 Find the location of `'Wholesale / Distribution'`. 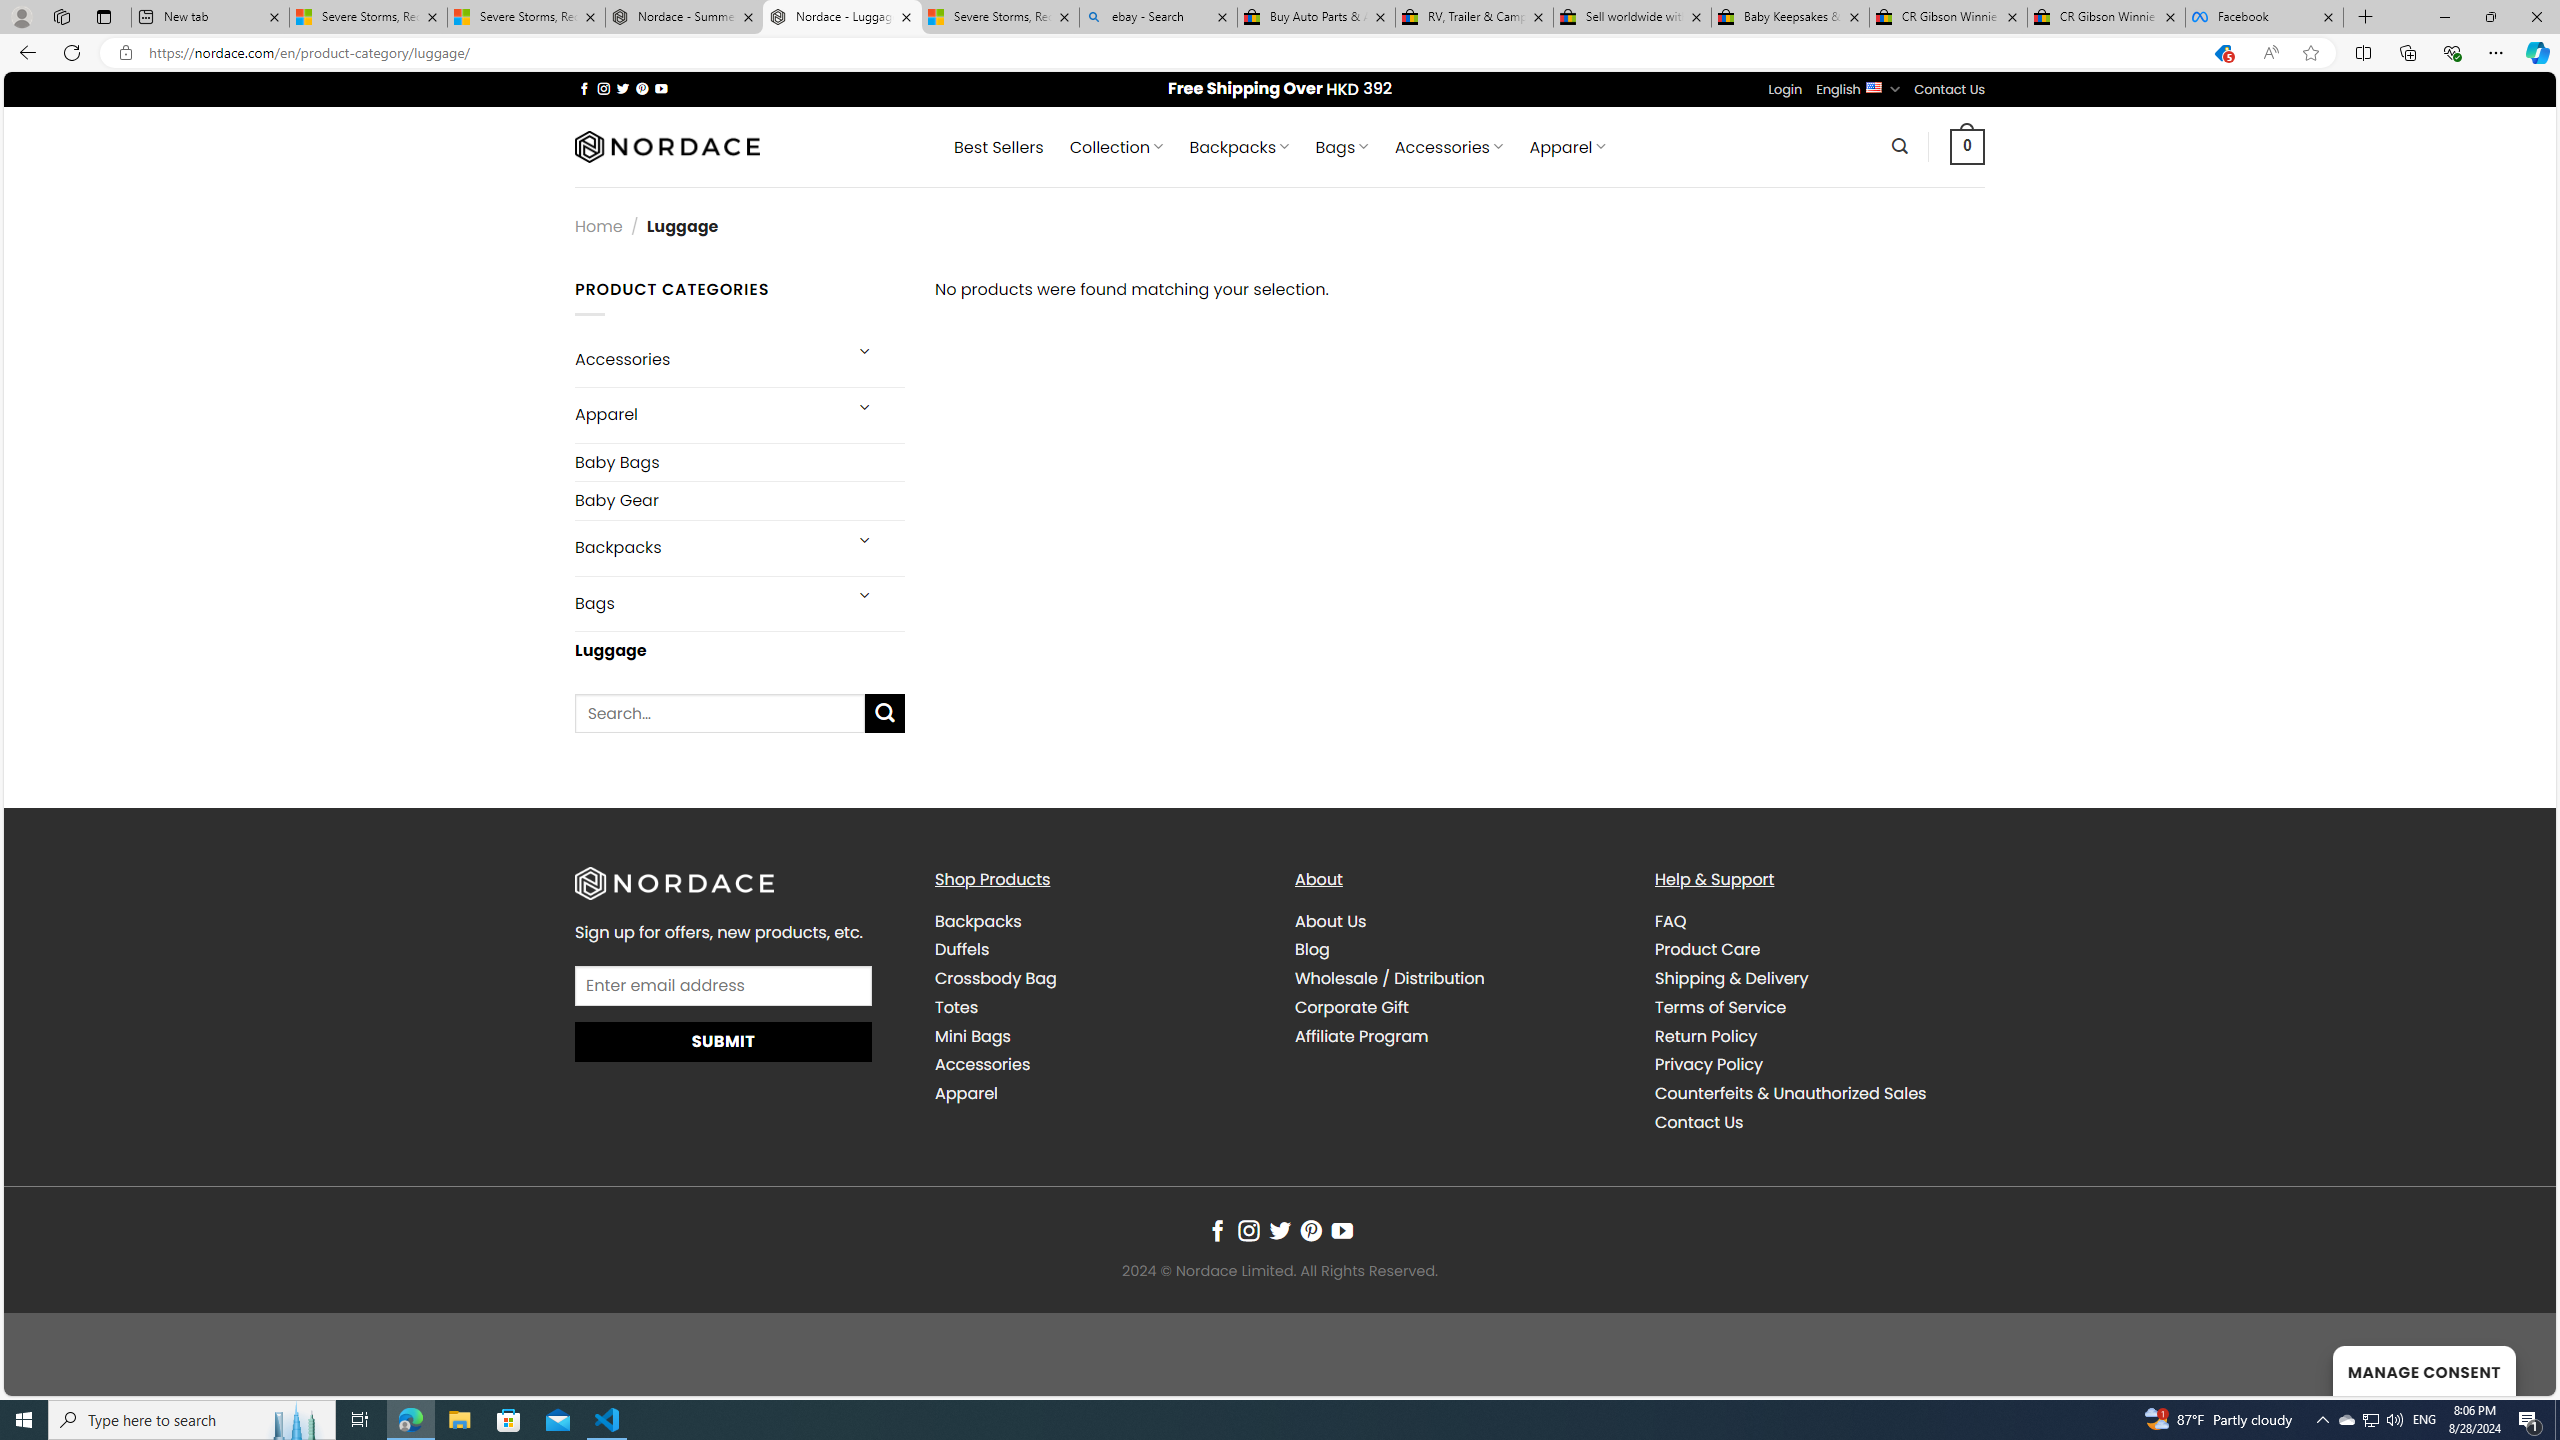

'Wholesale / Distribution' is located at coordinates (1390, 978).